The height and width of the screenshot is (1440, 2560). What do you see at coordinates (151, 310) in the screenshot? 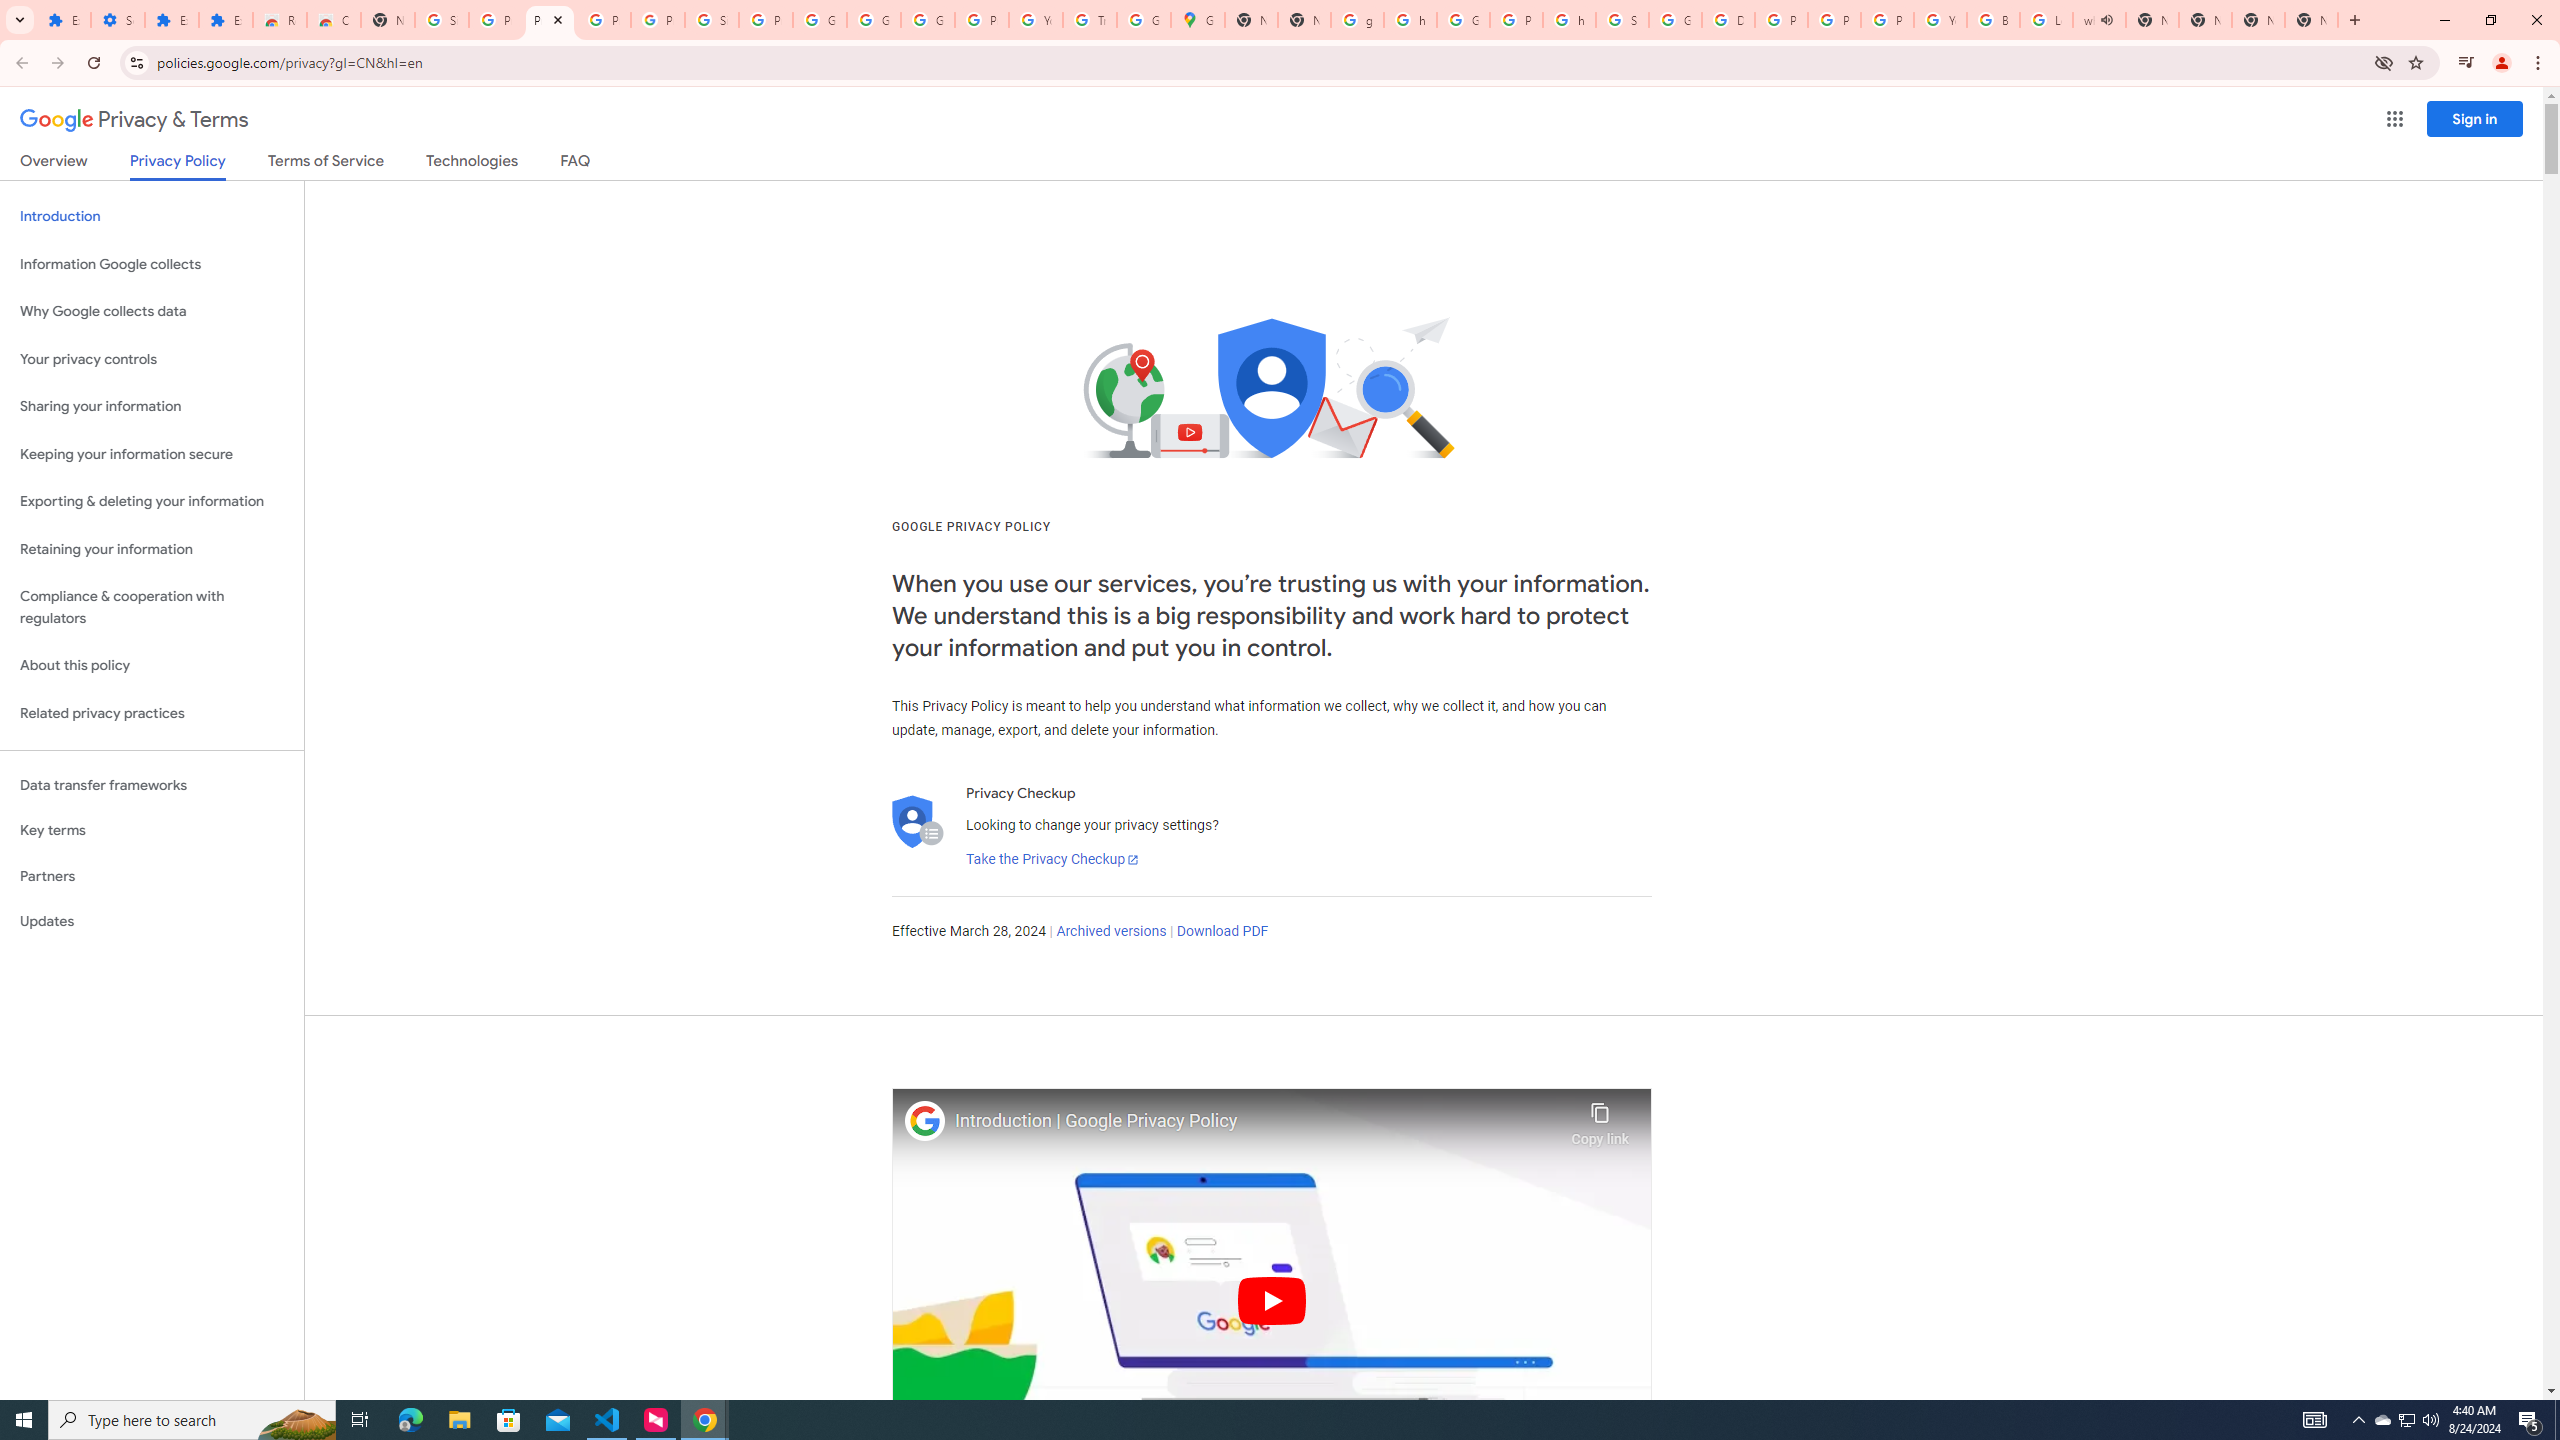
I see `'Why Google collects data'` at bounding box center [151, 310].